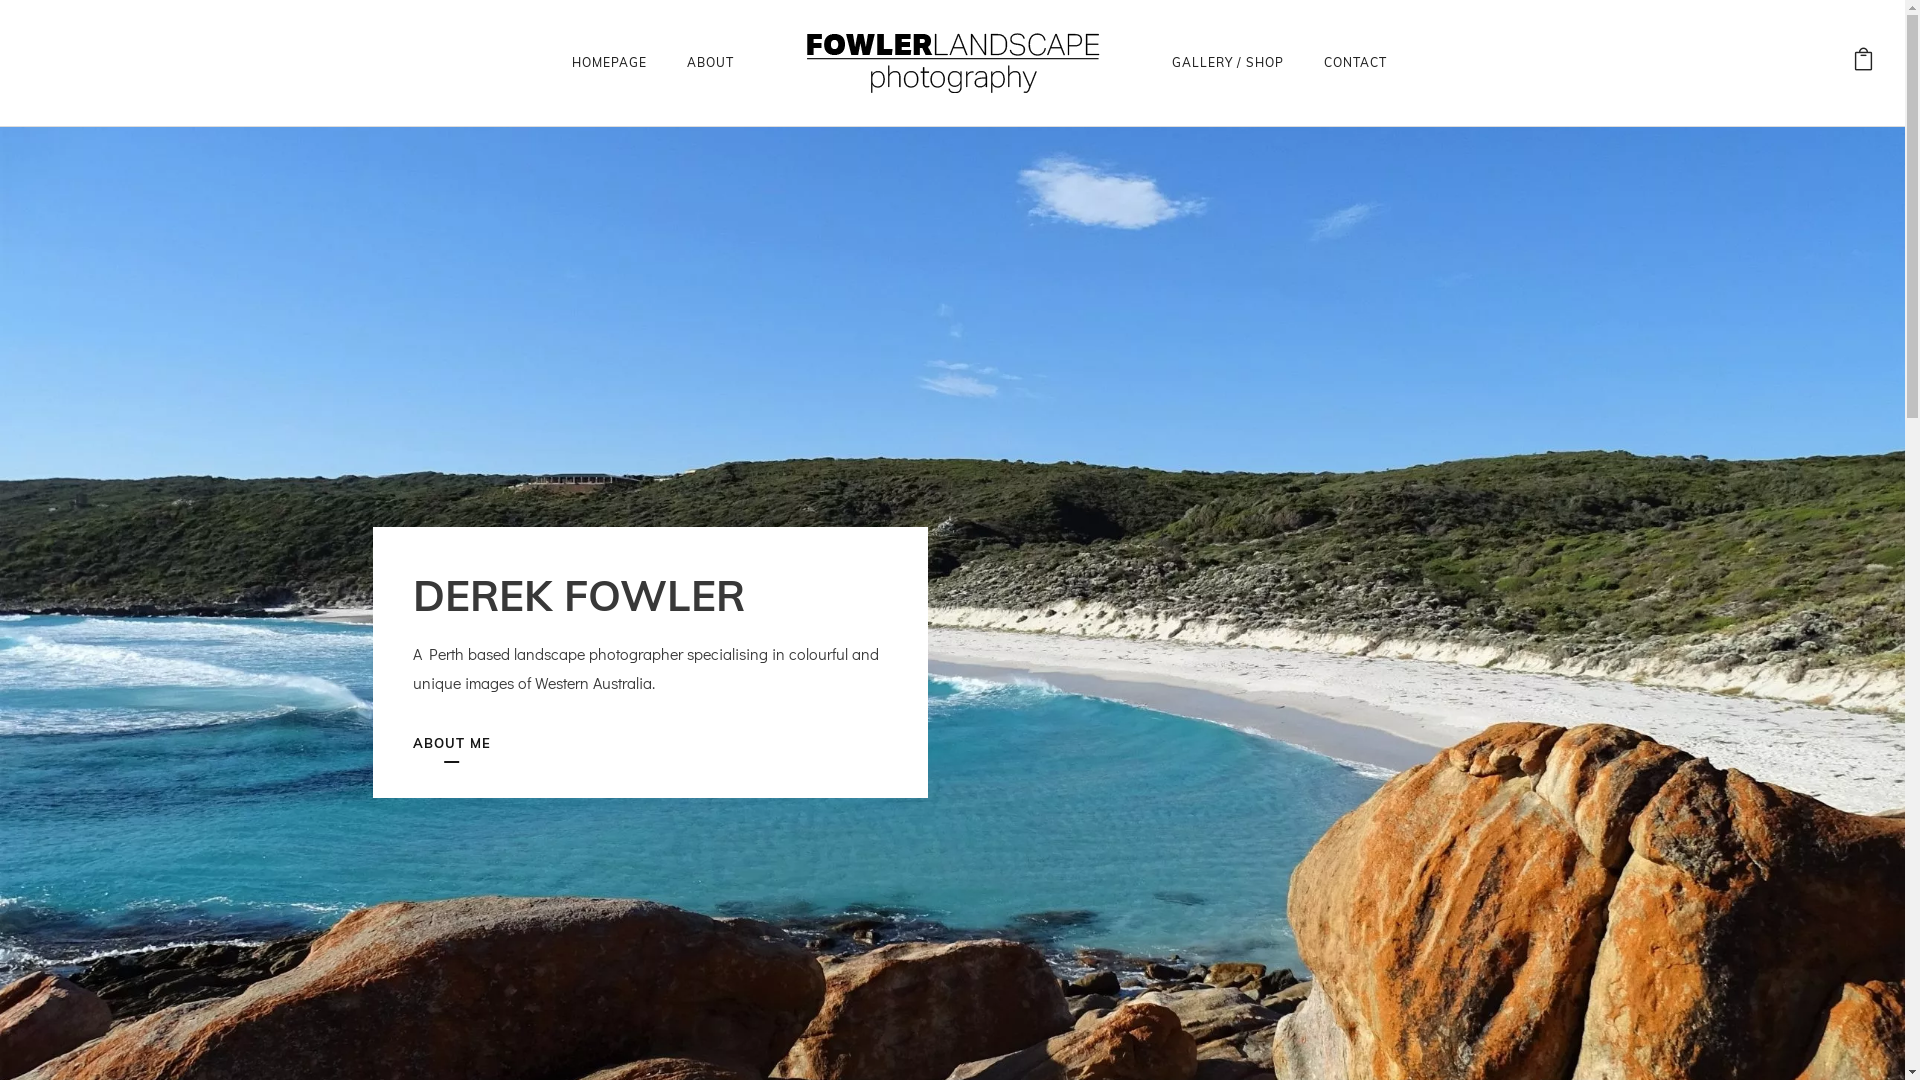 This screenshot has height=1080, width=1920. What do you see at coordinates (1227, 61) in the screenshot?
I see `'GALLERY / SHOP'` at bounding box center [1227, 61].